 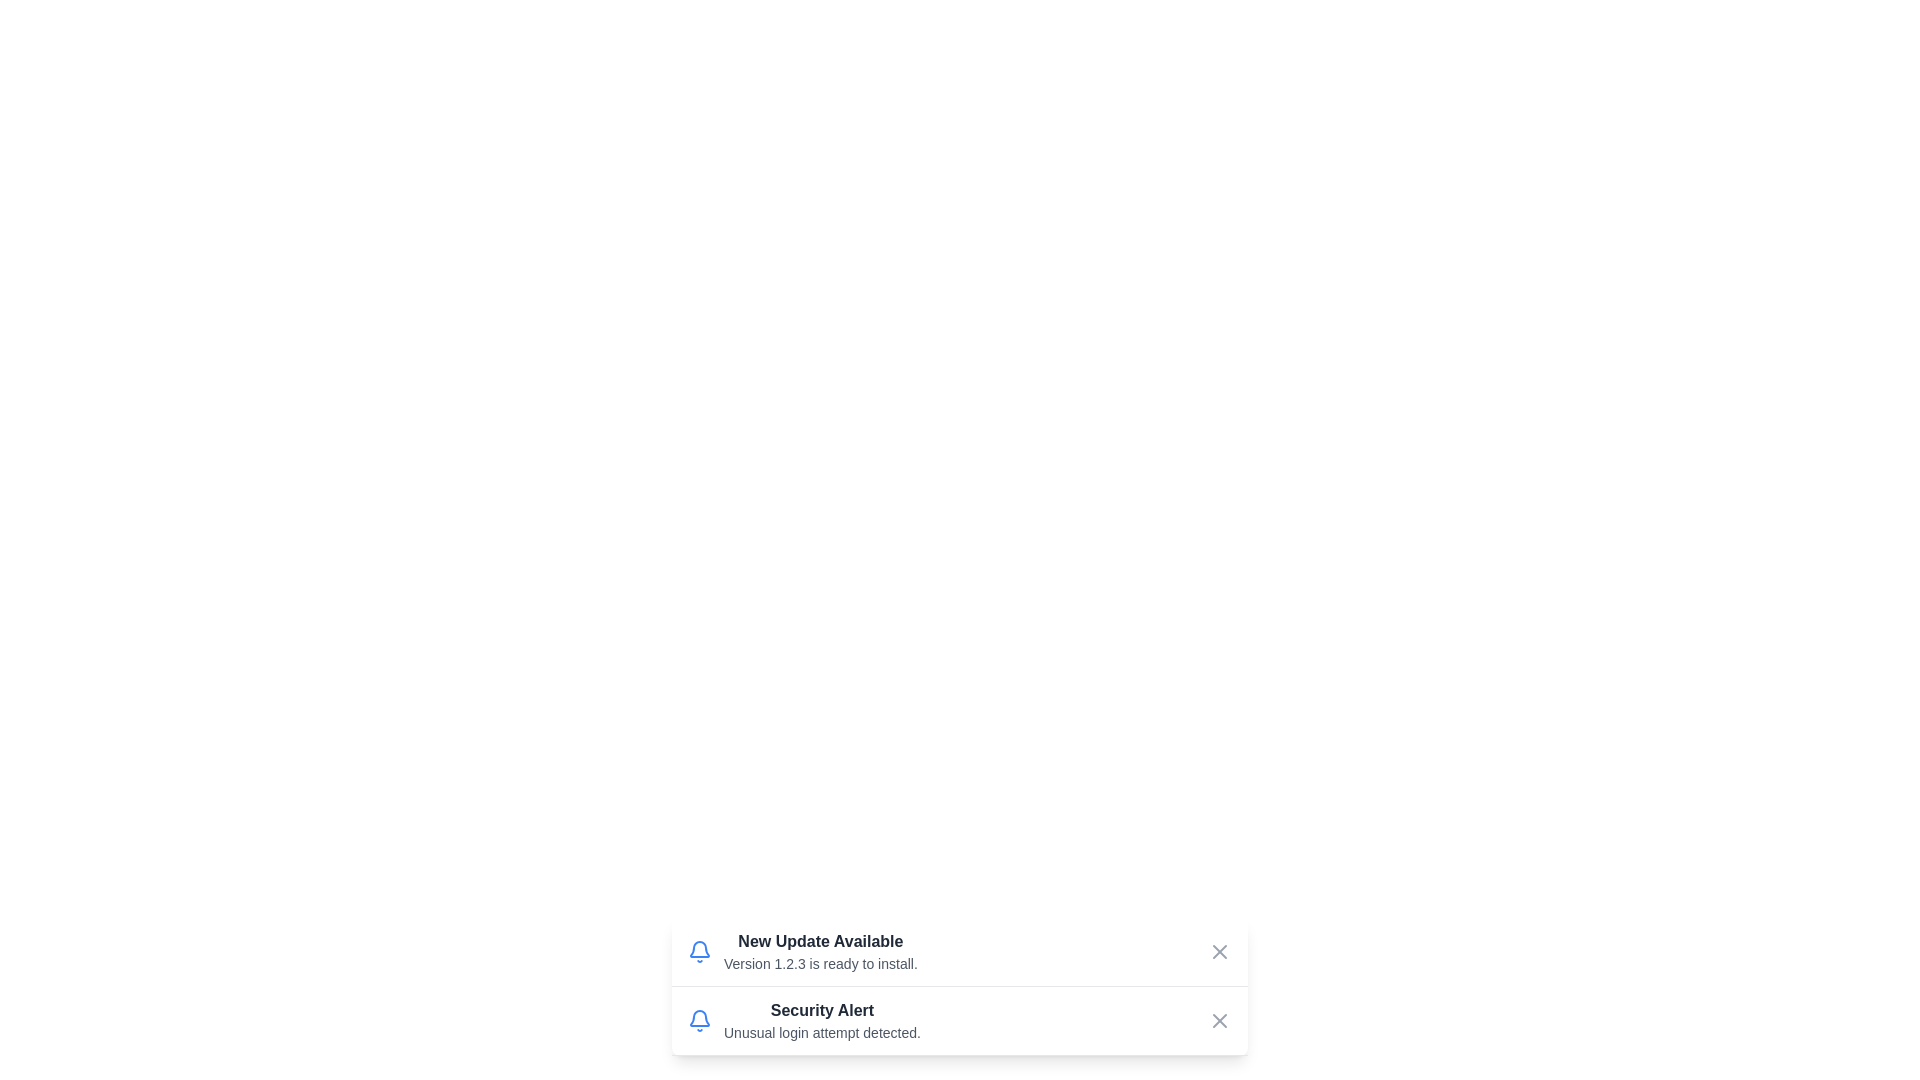 What do you see at coordinates (700, 1021) in the screenshot?
I see `the notification icon for 2` at bounding box center [700, 1021].